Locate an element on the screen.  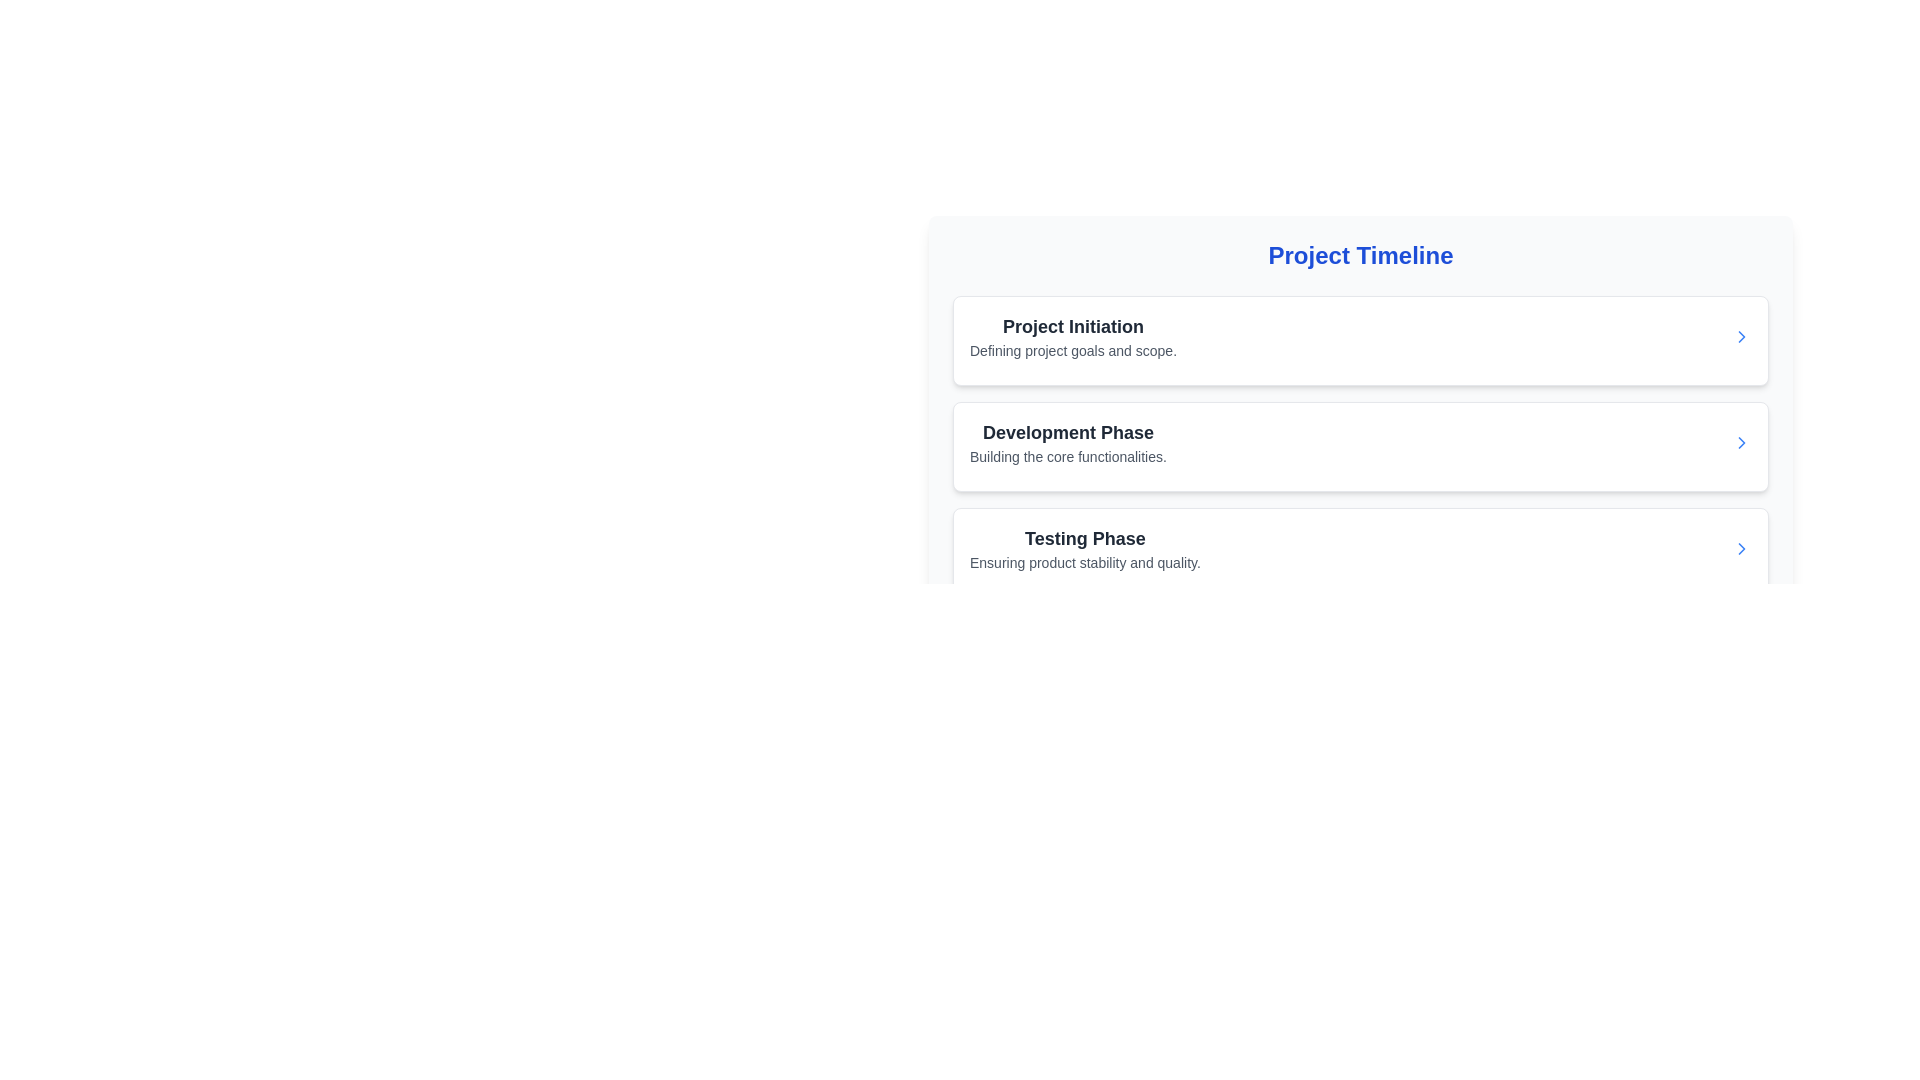
the sub-elements within the informational panel that summarizes the steps or phases of a project is located at coordinates (1360, 388).